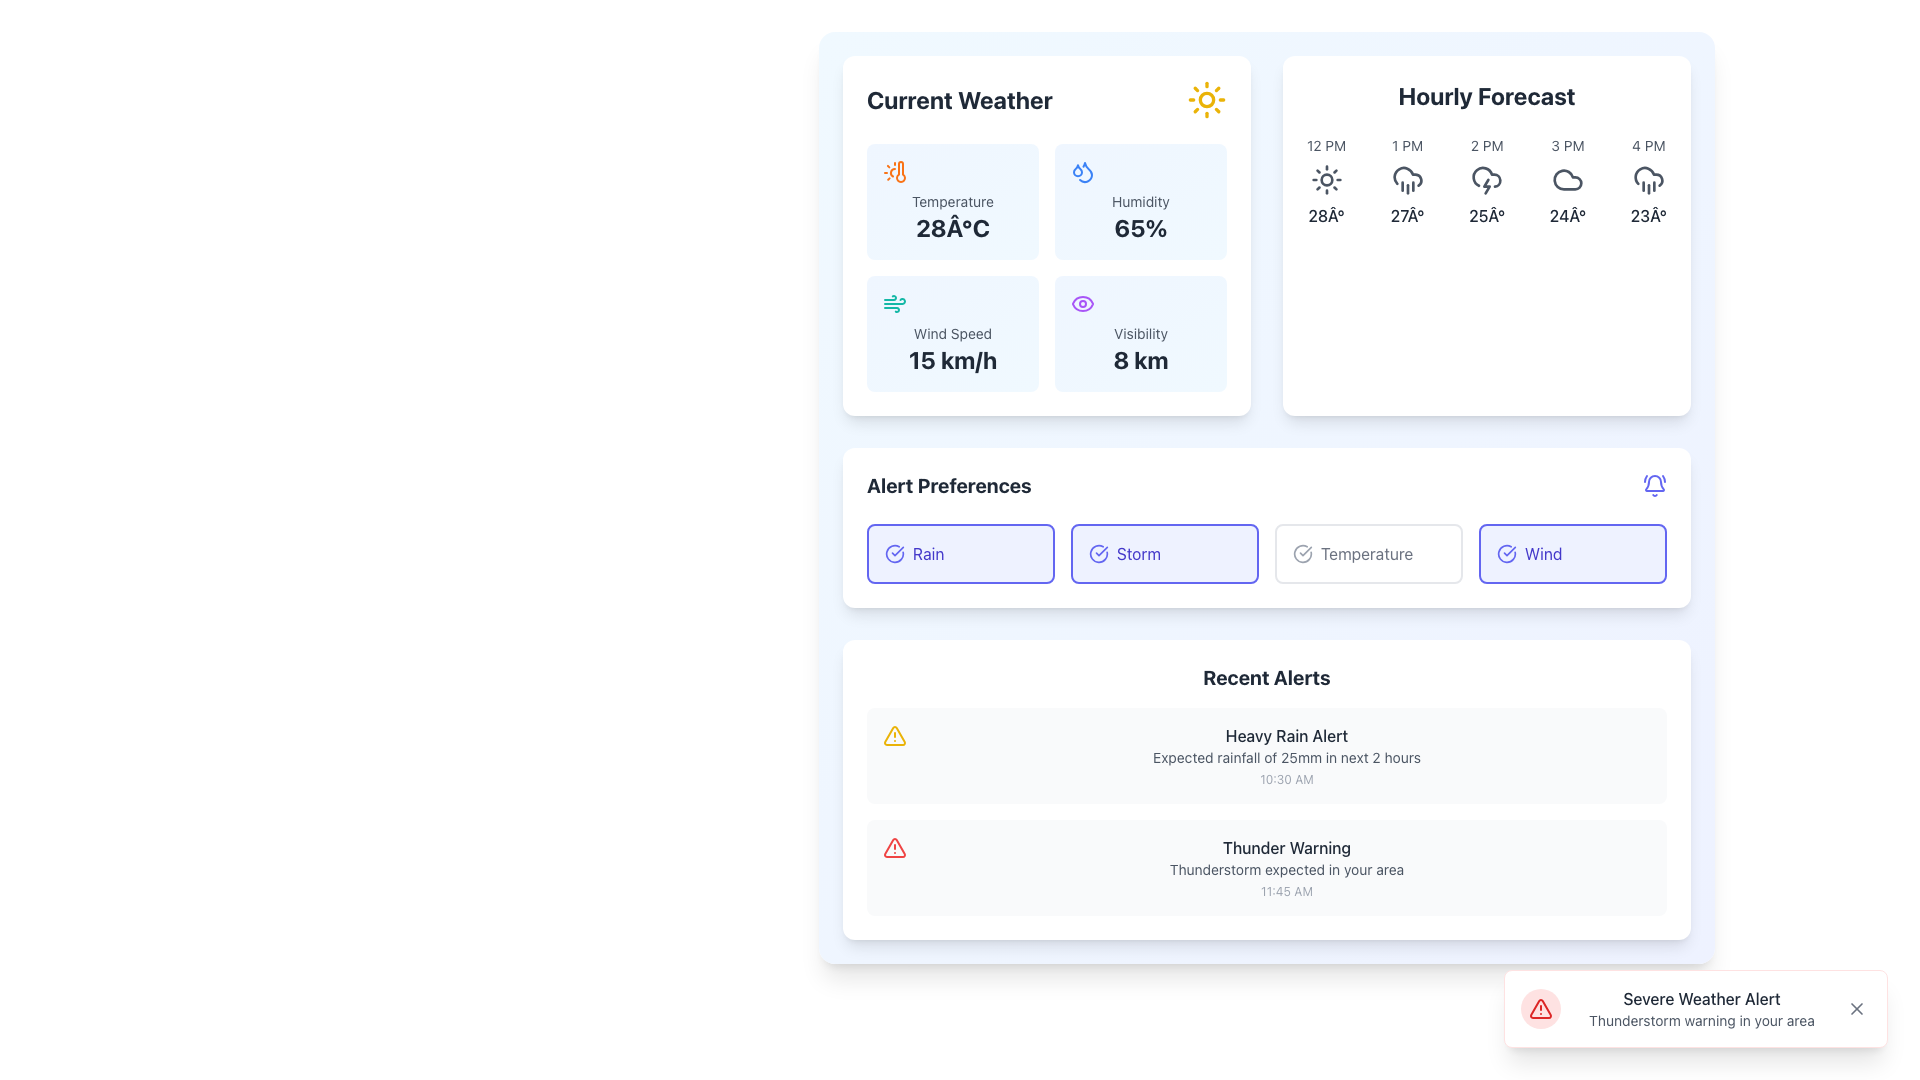  Describe the element at coordinates (1141, 333) in the screenshot. I see `the data displayed on the Statistical display card located in the bottom-right of the grid section titled 'Current Weather', which is the fourth item in the grid after 'Temperature', 'Humidity', and 'Wind Speed'` at that location.